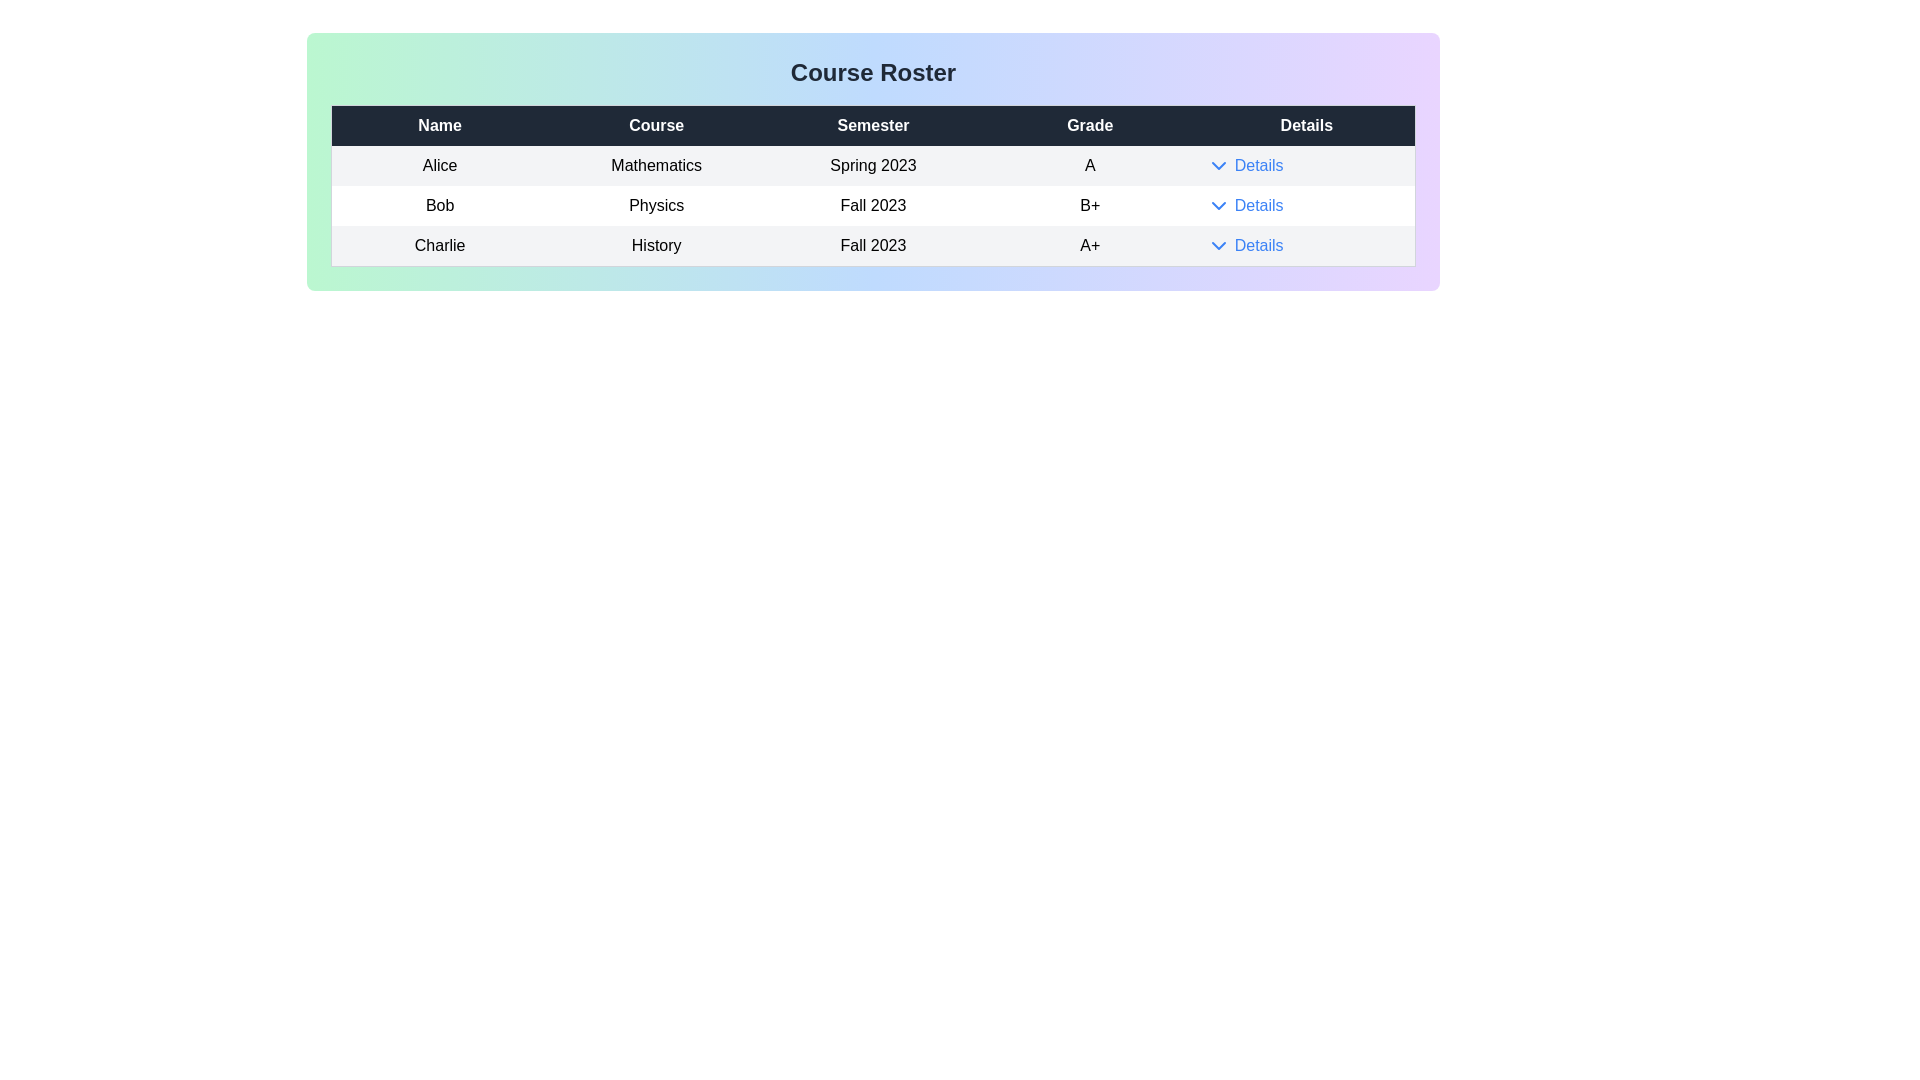 The width and height of the screenshot is (1920, 1080). I want to click on text from the 'Mathematics' label, which is a black text element centrally located in a light gray background within the Course Roster table, so click(656, 164).